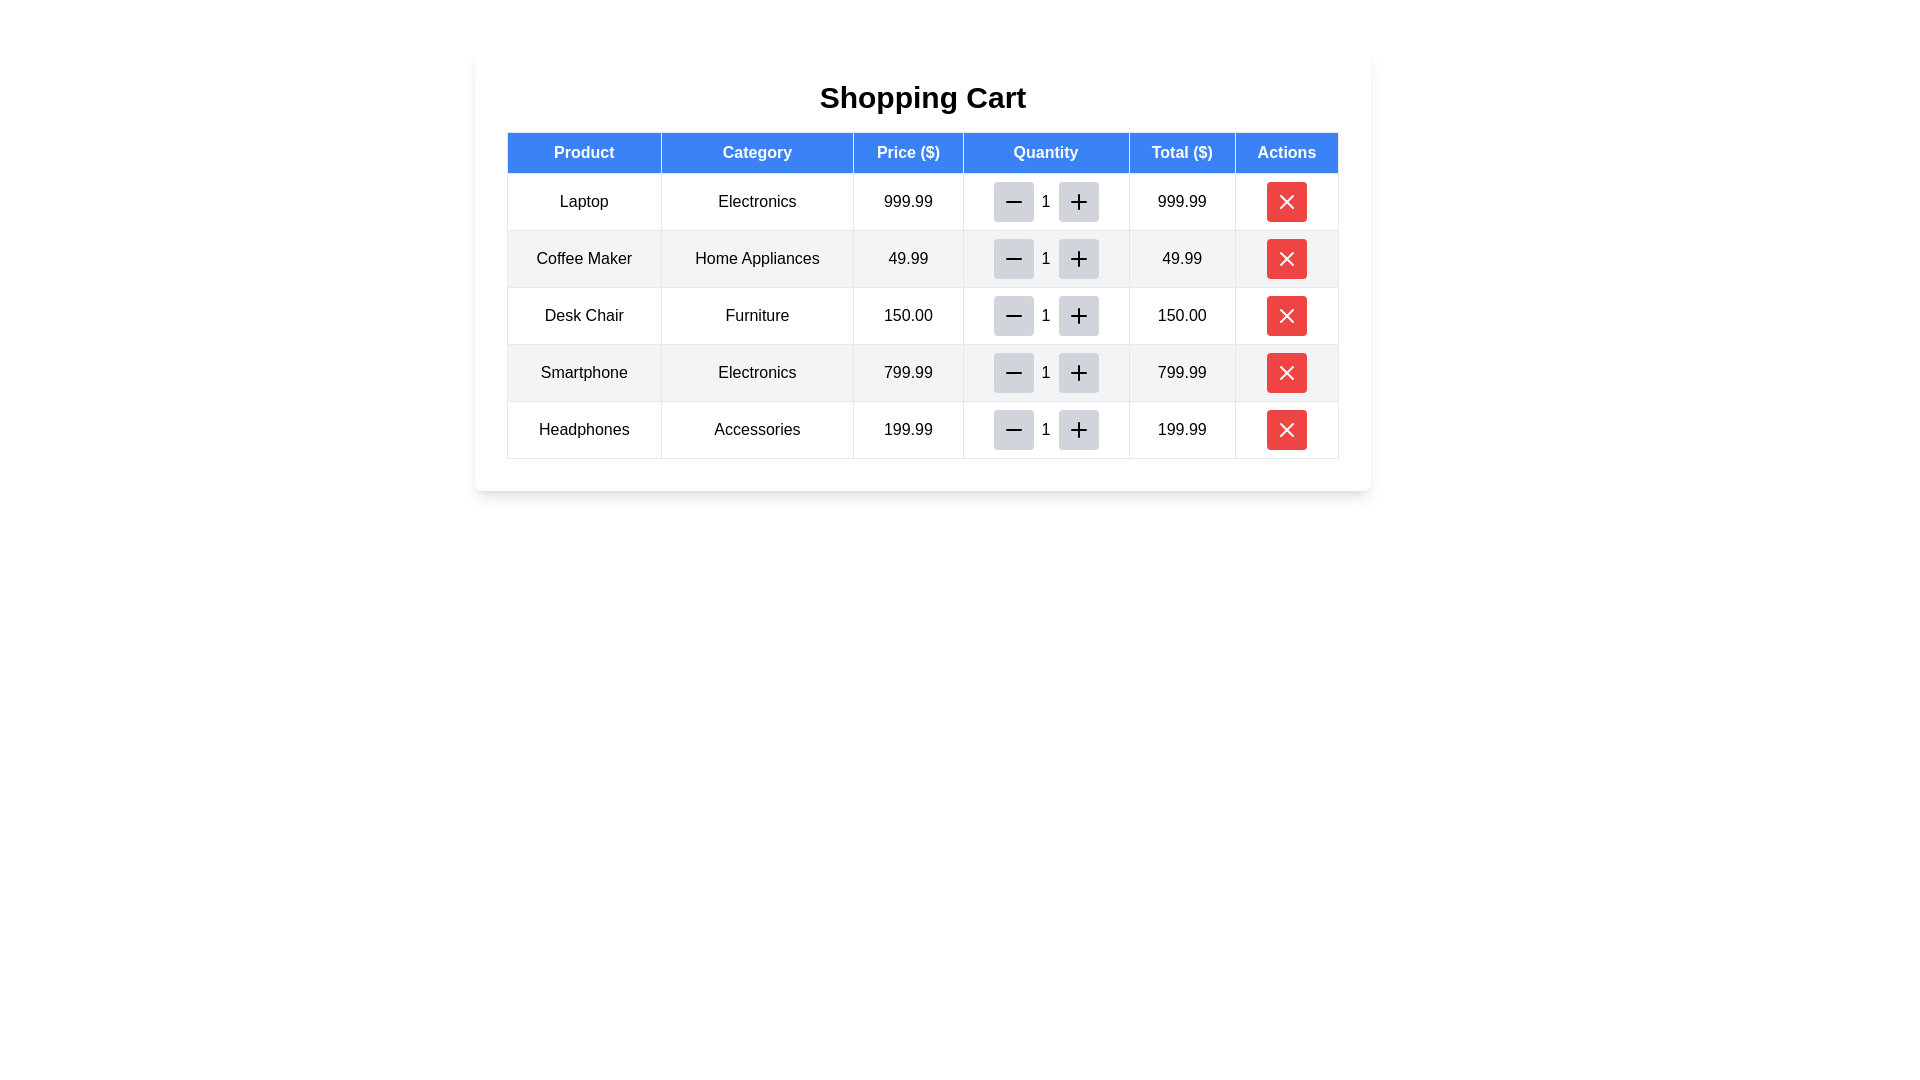 This screenshot has height=1080, width=1920. I want to click on the 'X' icon button in the 'Actions' column of the table, located in the fourth row corresponding to the product 'Desk Chair', so click(1286, 315).